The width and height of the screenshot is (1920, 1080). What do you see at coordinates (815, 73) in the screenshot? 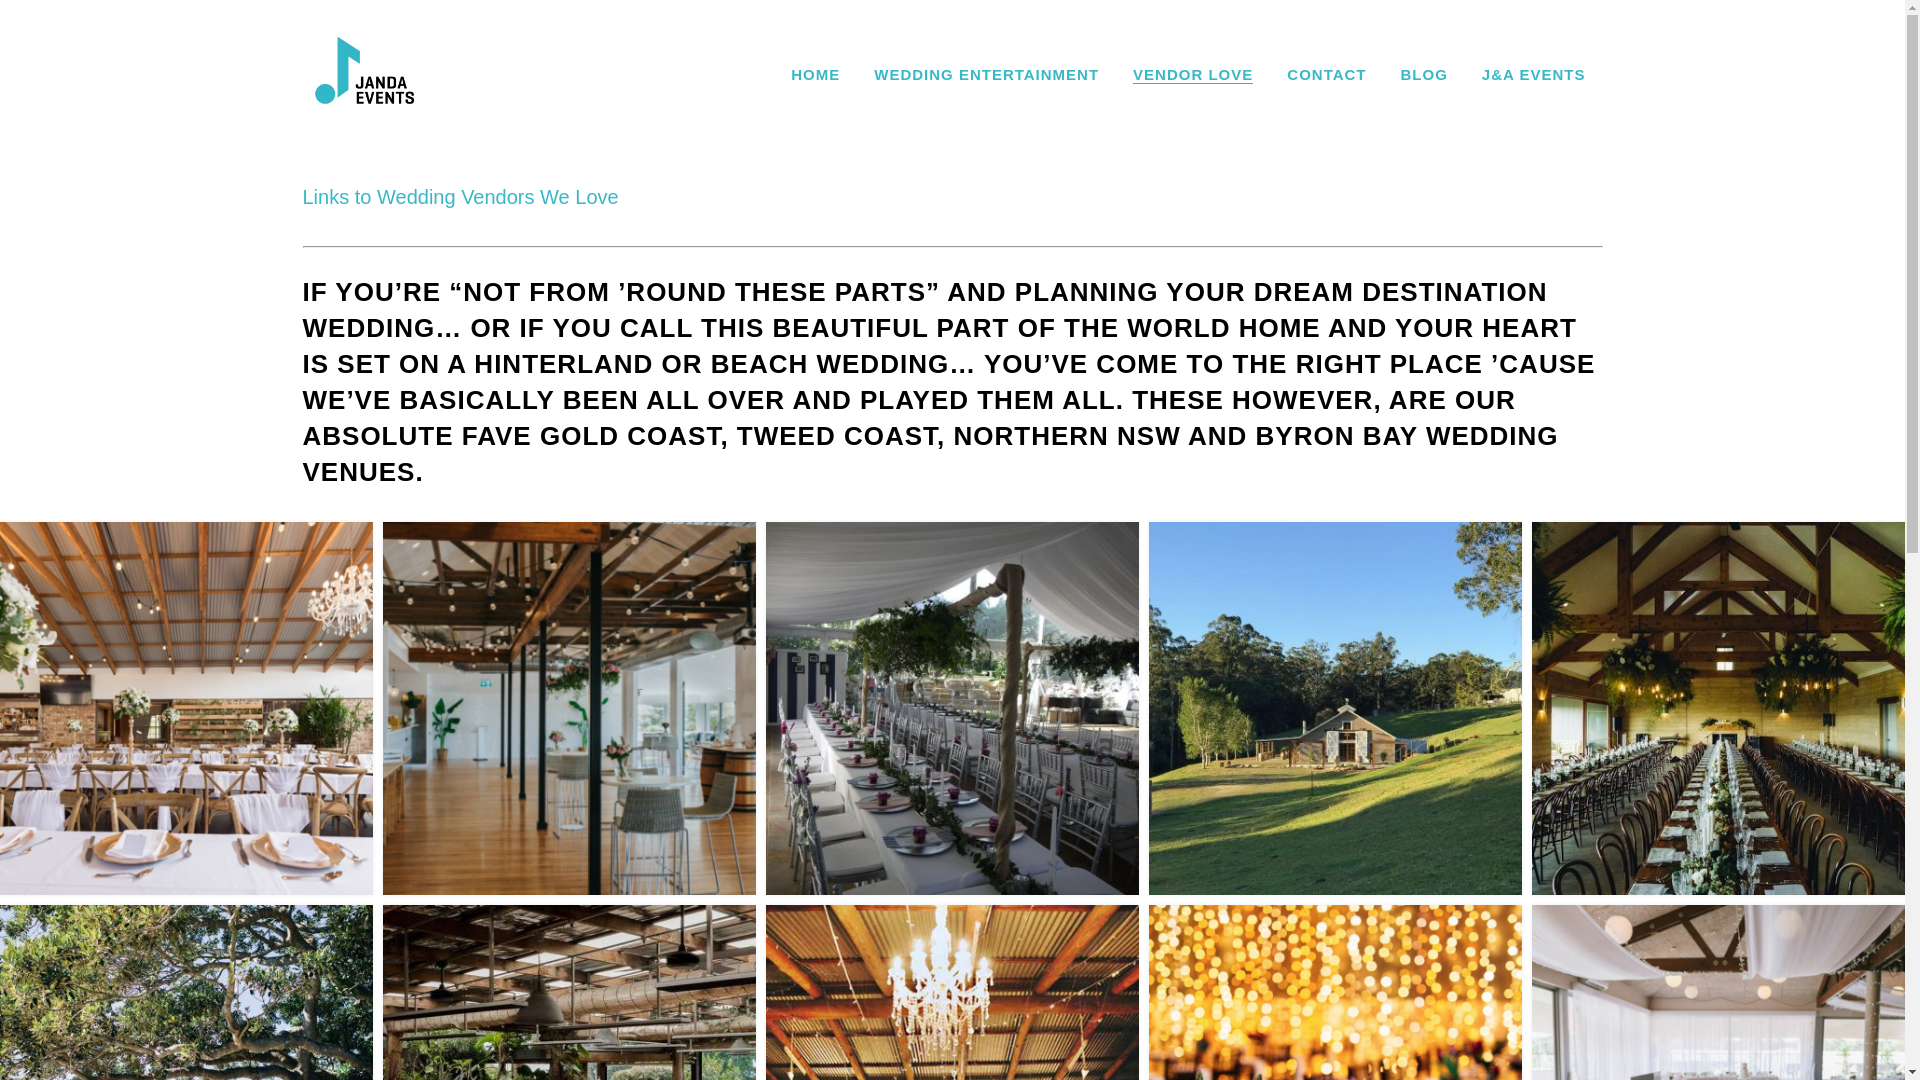
I see `'HOME'` at bounding box center [815, 73].